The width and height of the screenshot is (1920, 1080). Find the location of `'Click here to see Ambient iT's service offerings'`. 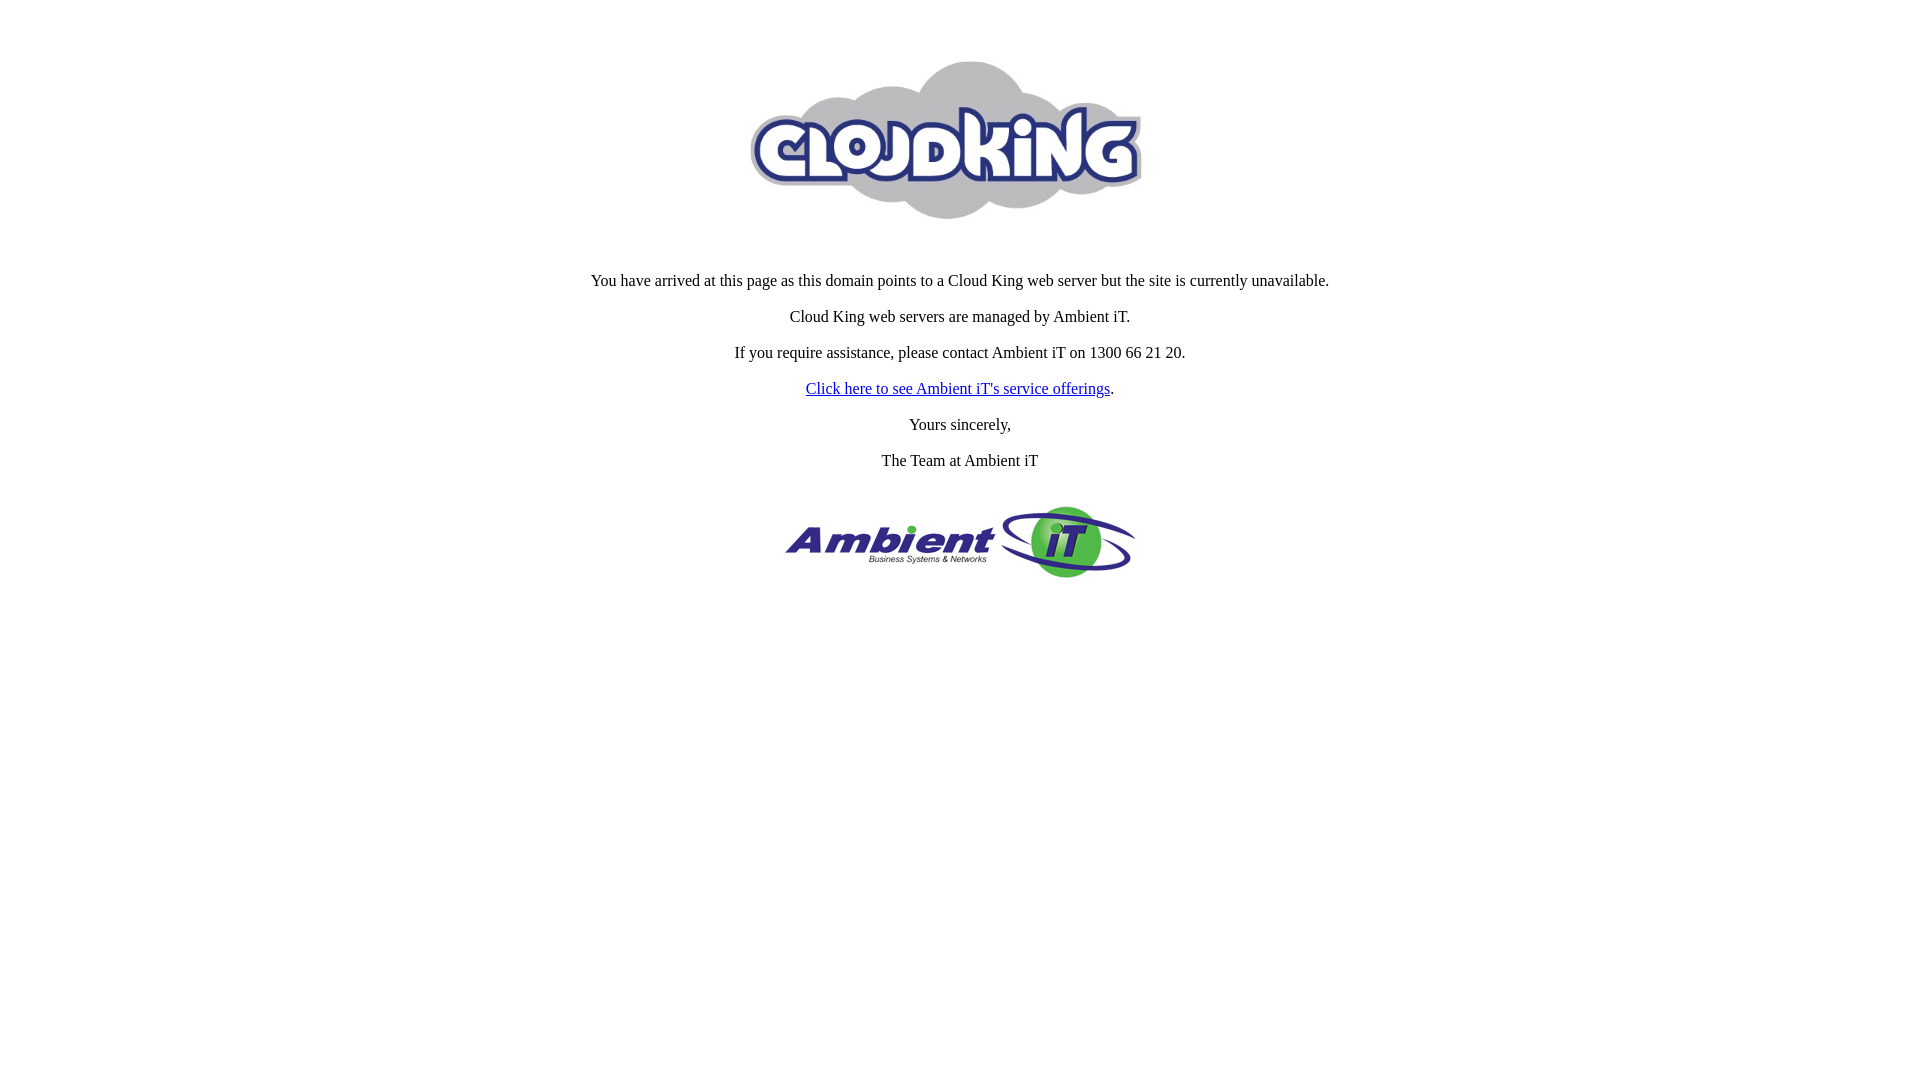

'Click here to see Ambient iT's service offerings' is located at coordinates (957, 388).